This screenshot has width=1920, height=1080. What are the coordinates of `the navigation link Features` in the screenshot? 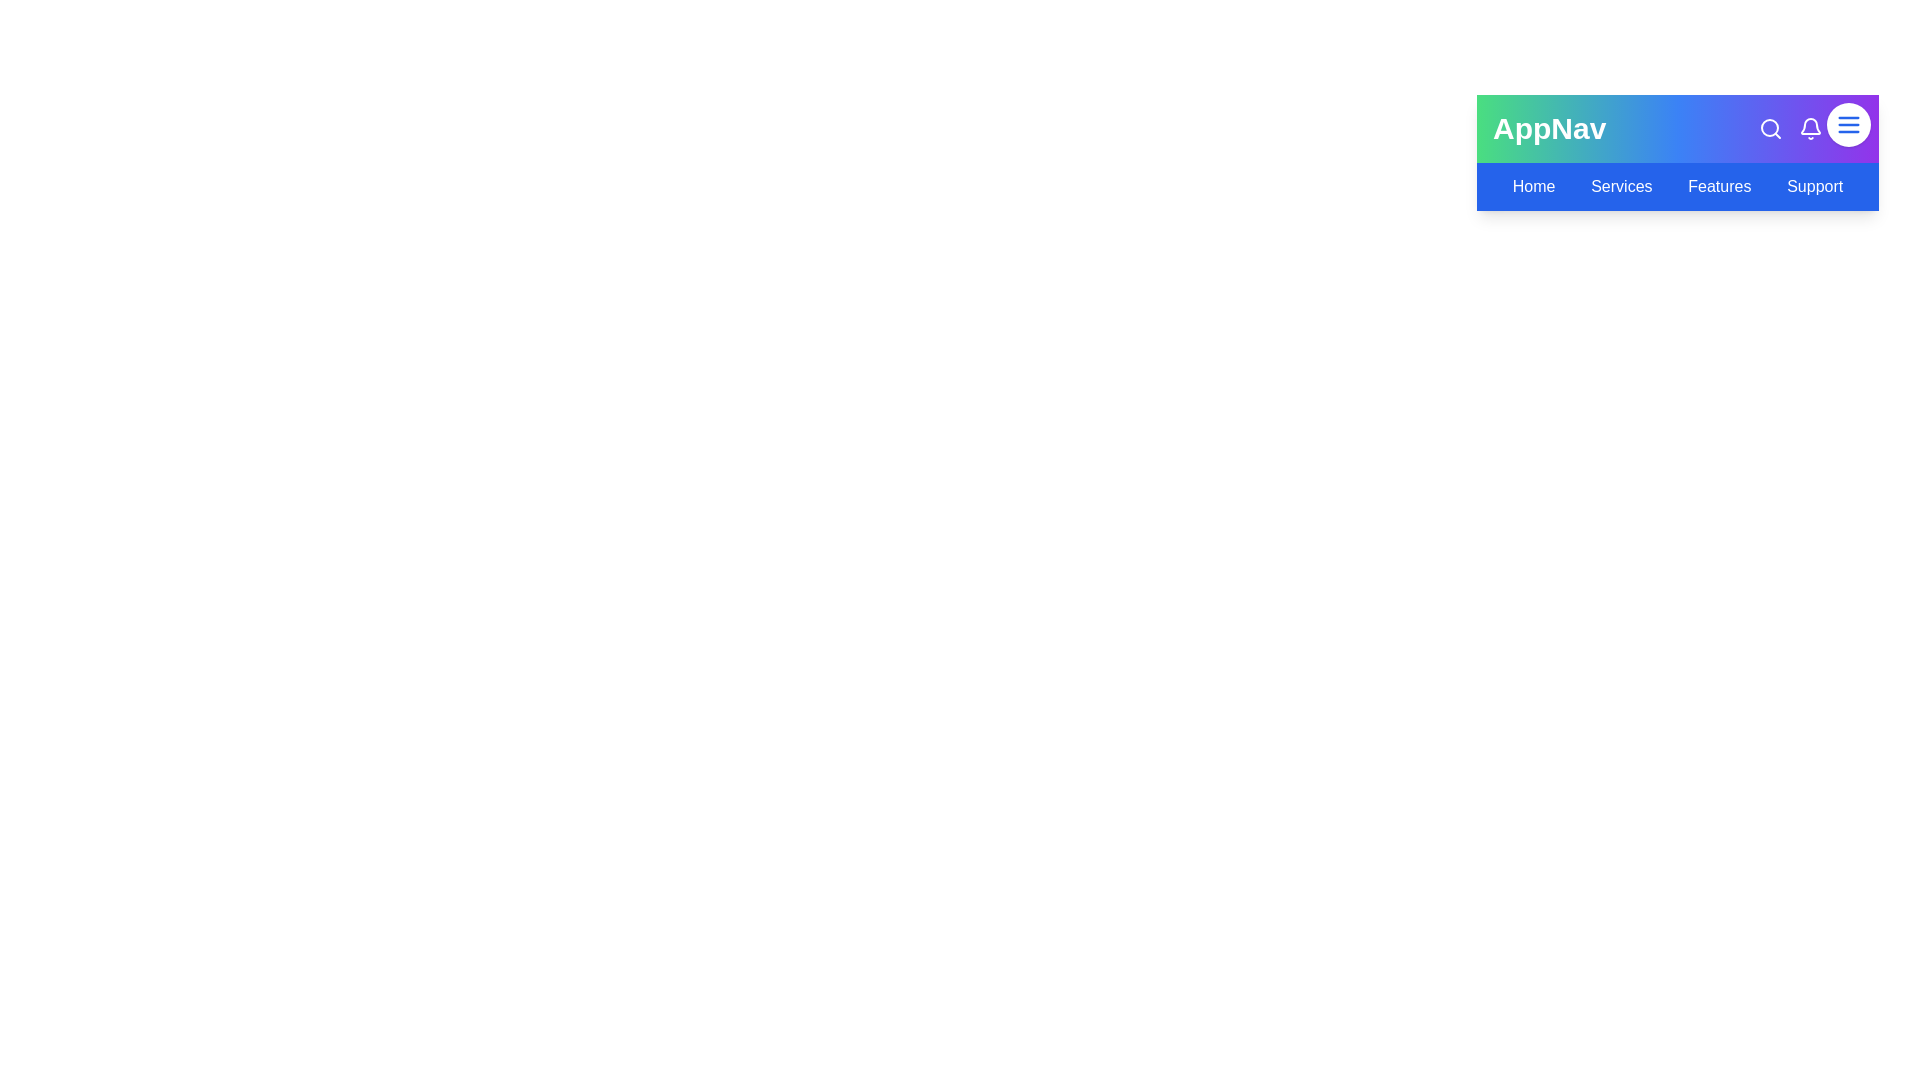 It's located at (1718, 186).